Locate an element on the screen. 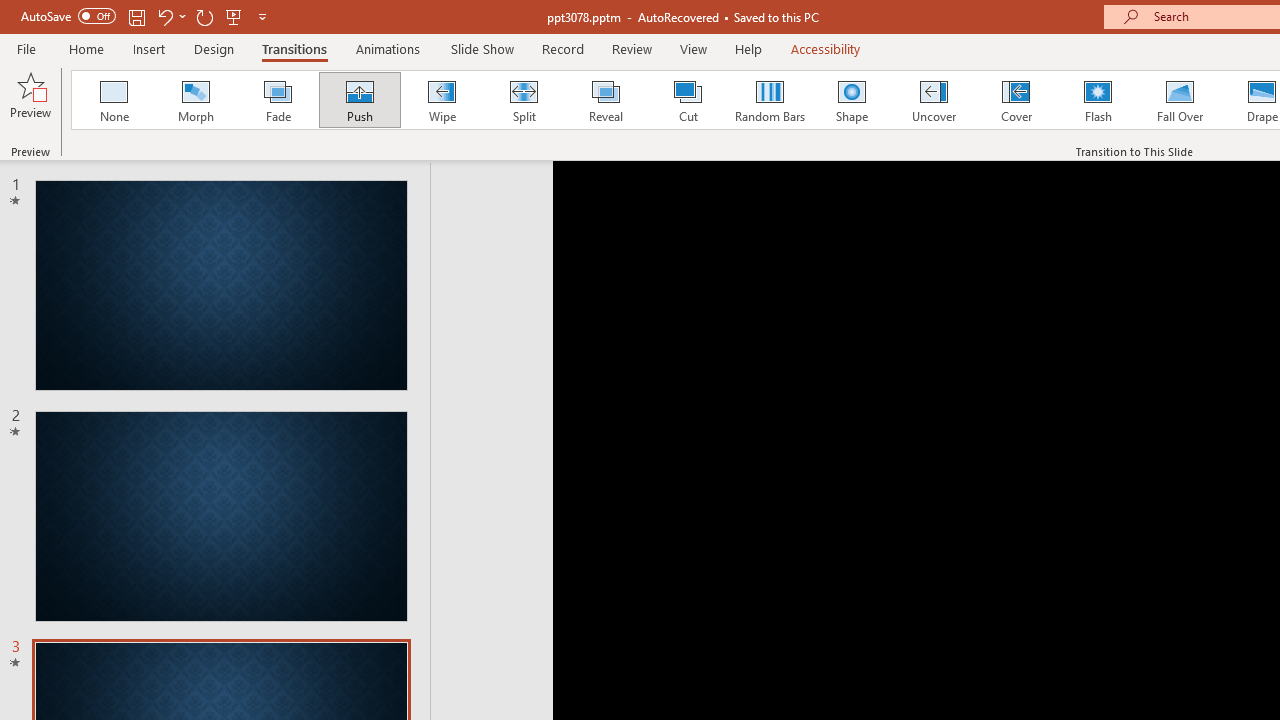  'Reveal' is located at coordinates (604, 100).